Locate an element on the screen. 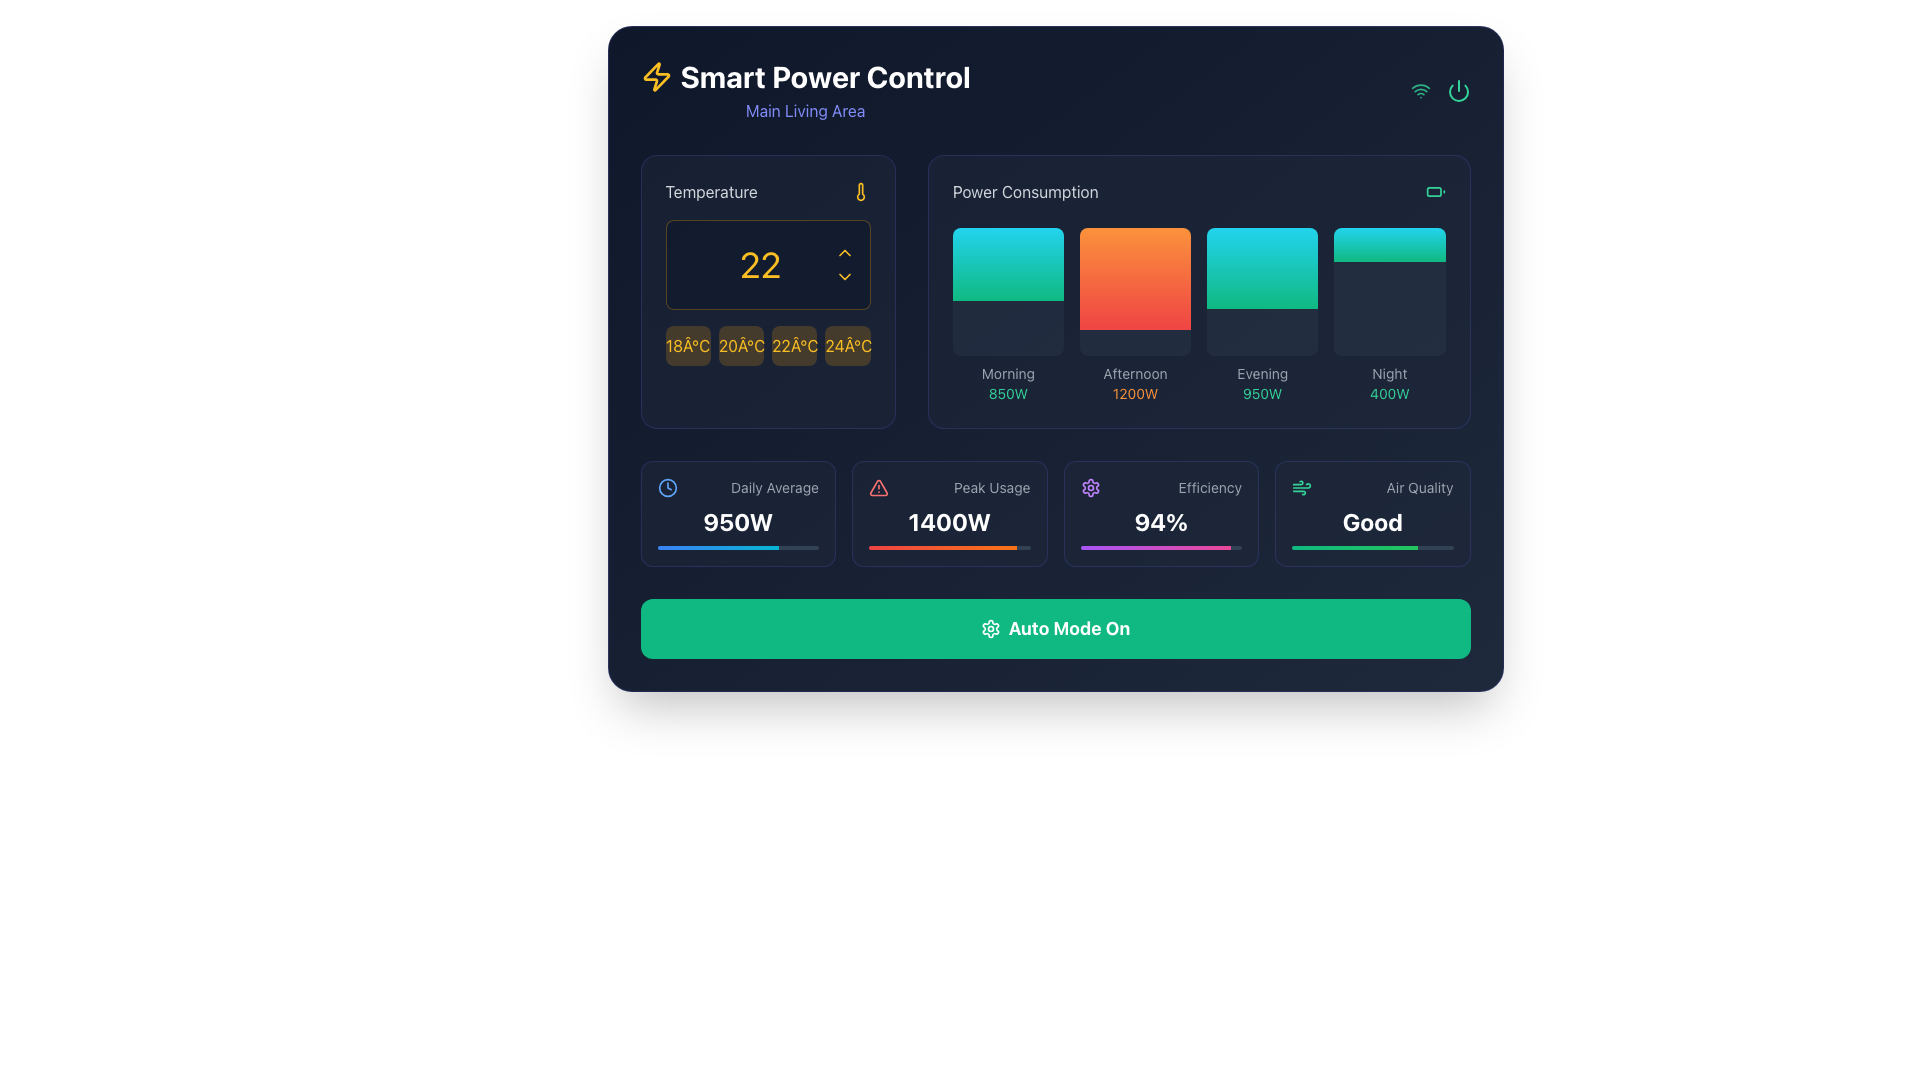  the '18°C' button in the Temperature section is located at coordinates (688, 345).